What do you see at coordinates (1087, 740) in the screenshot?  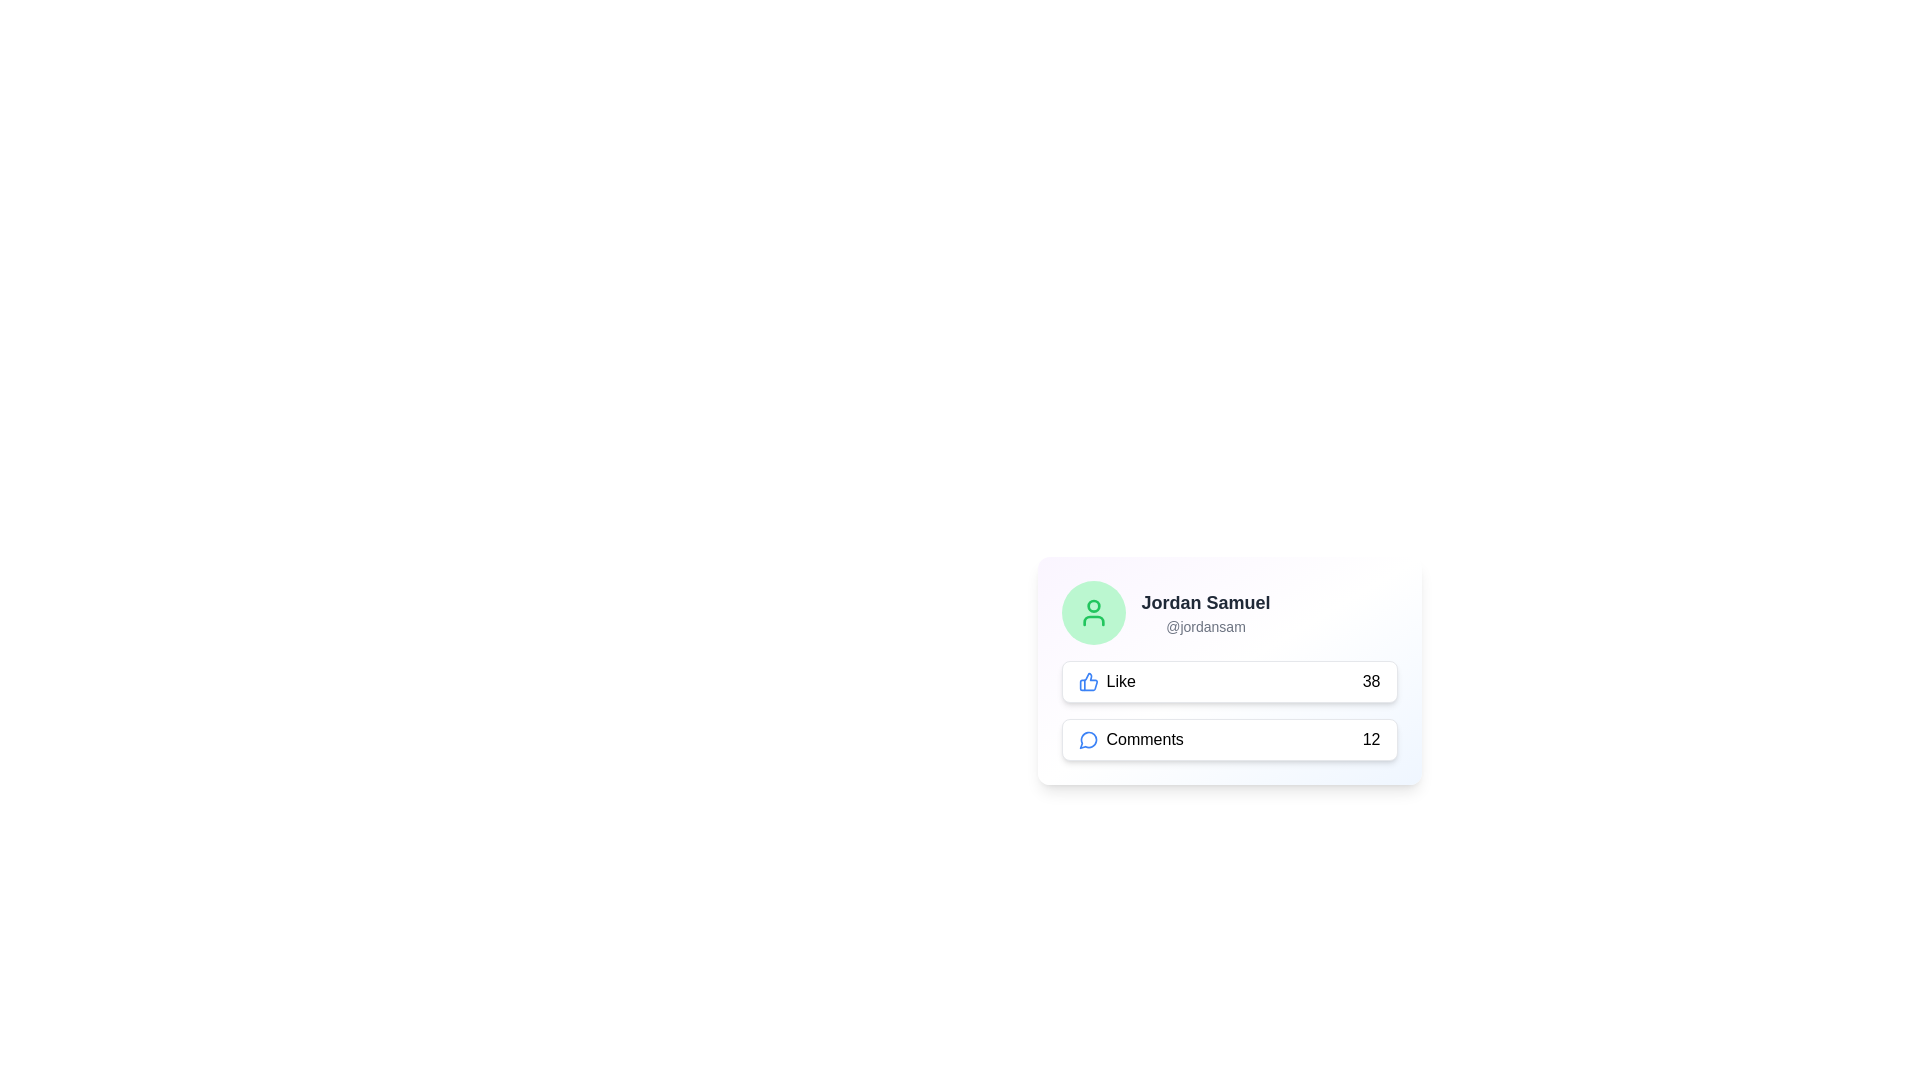 I see `the speech bubble icon, which is blue in color and located to the left of the 'Comments' text` at bounding box center [1087, 740].